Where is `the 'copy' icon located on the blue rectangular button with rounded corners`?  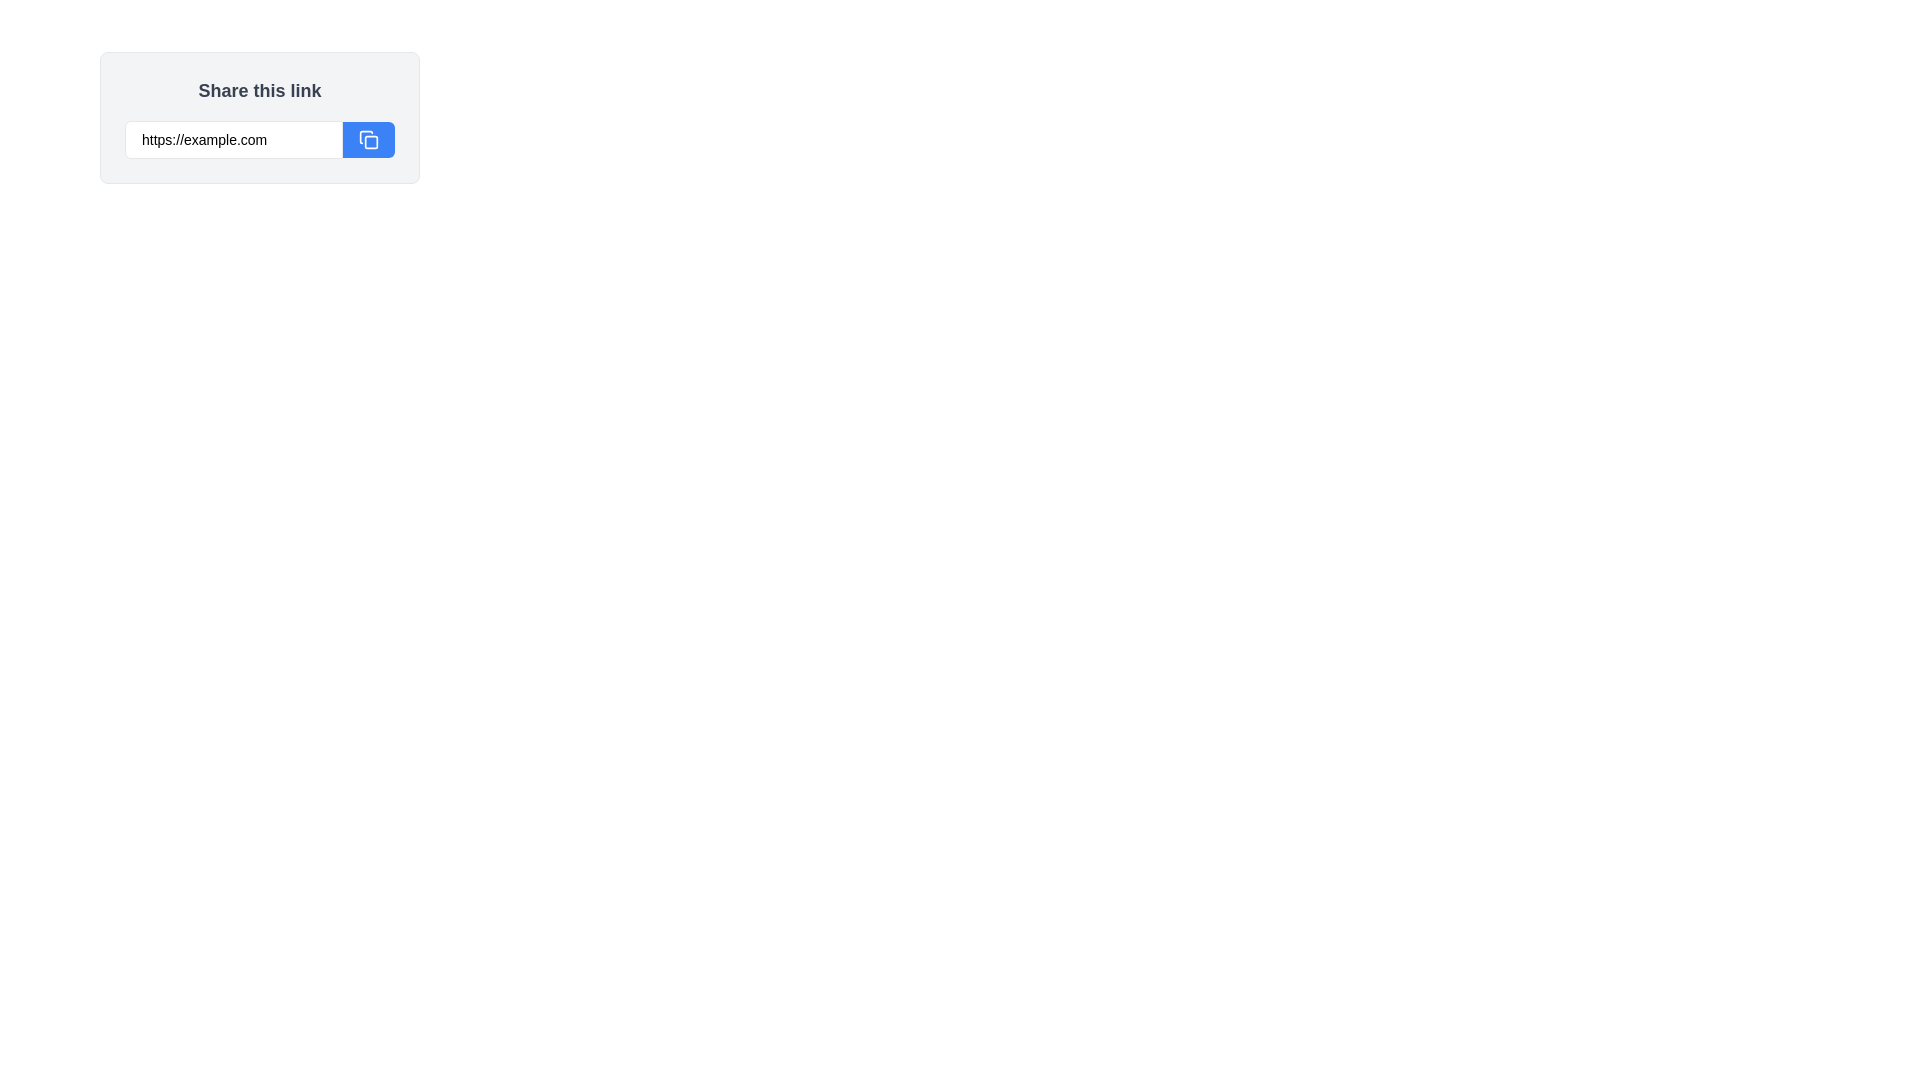
the 'copy' icon located on the blue rectangular button with rounded corners is located at coordinates (369, 138).